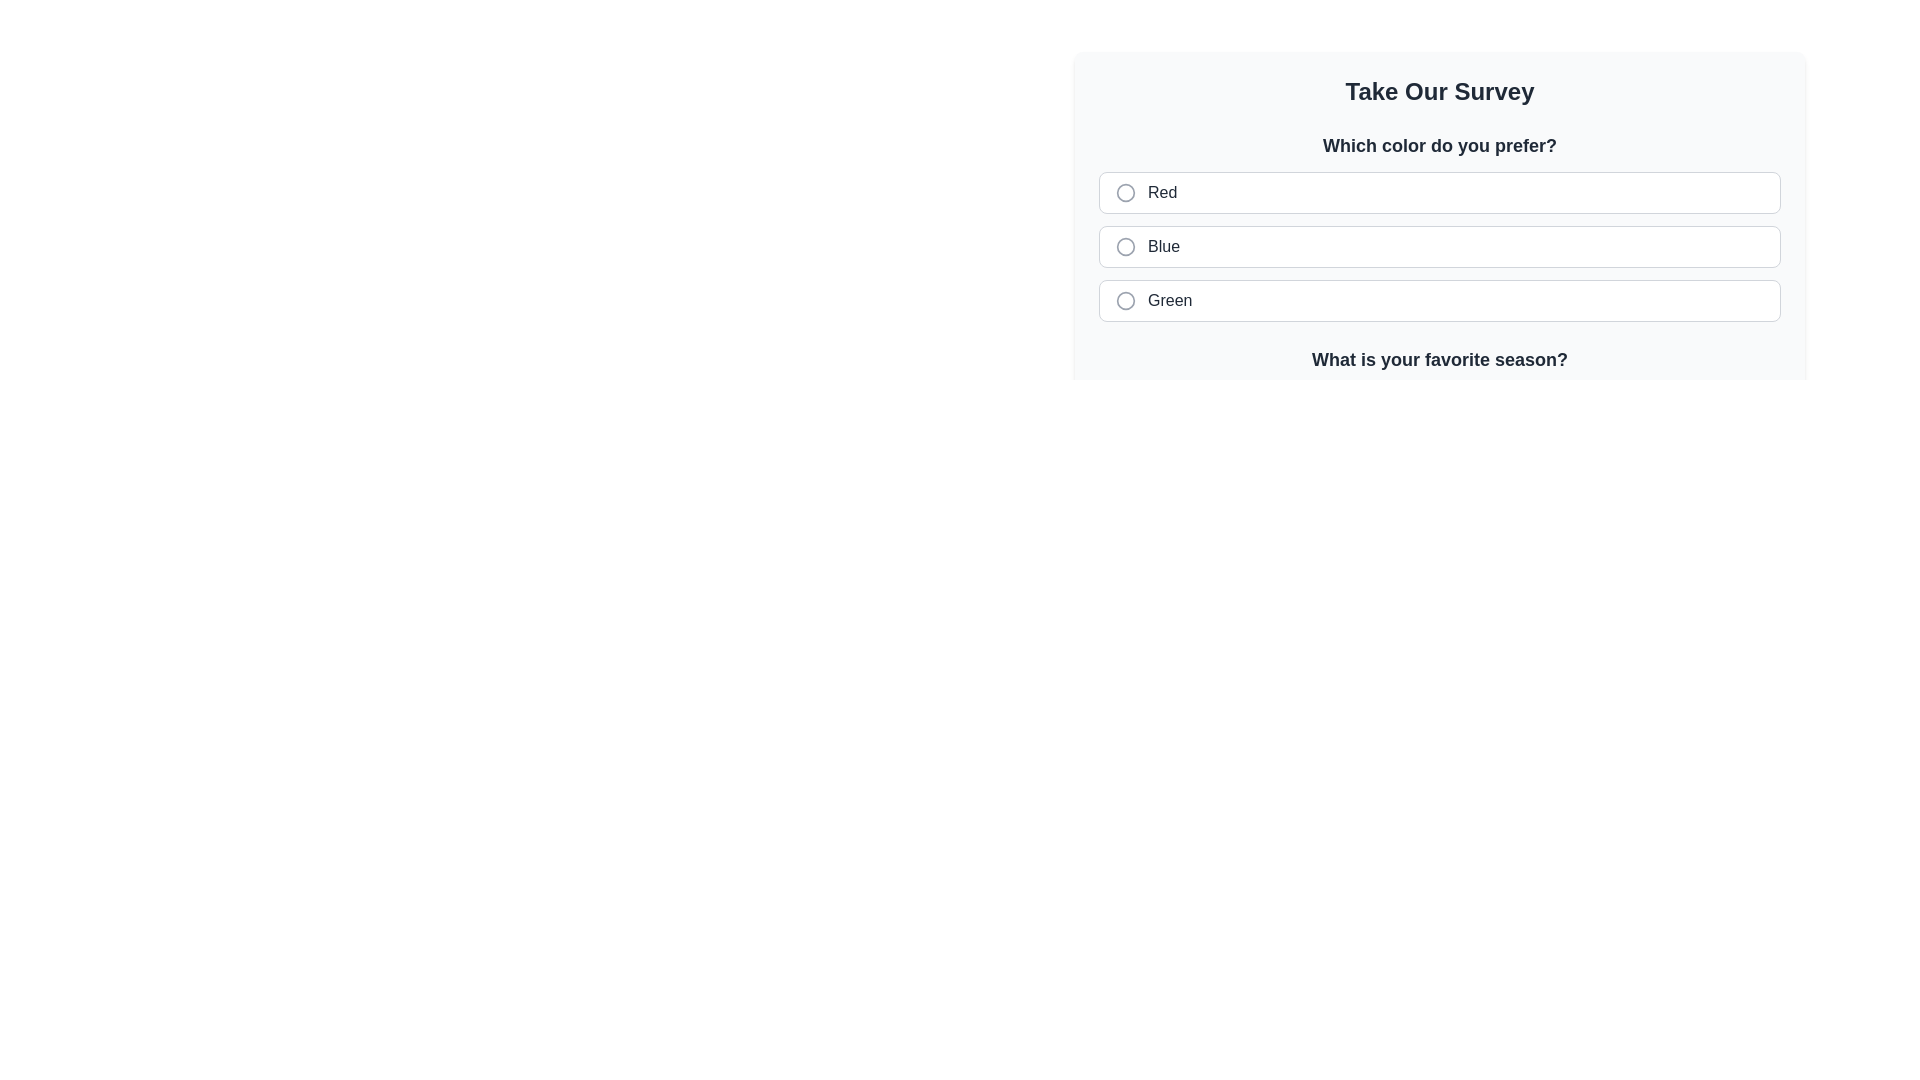  What do you see at coordinates (1126, 300) in the screenshot?
I see `the 'Green' radio button indicator for accessibility navigation in the survey questionnaire` at bounding box center [1126, 300].